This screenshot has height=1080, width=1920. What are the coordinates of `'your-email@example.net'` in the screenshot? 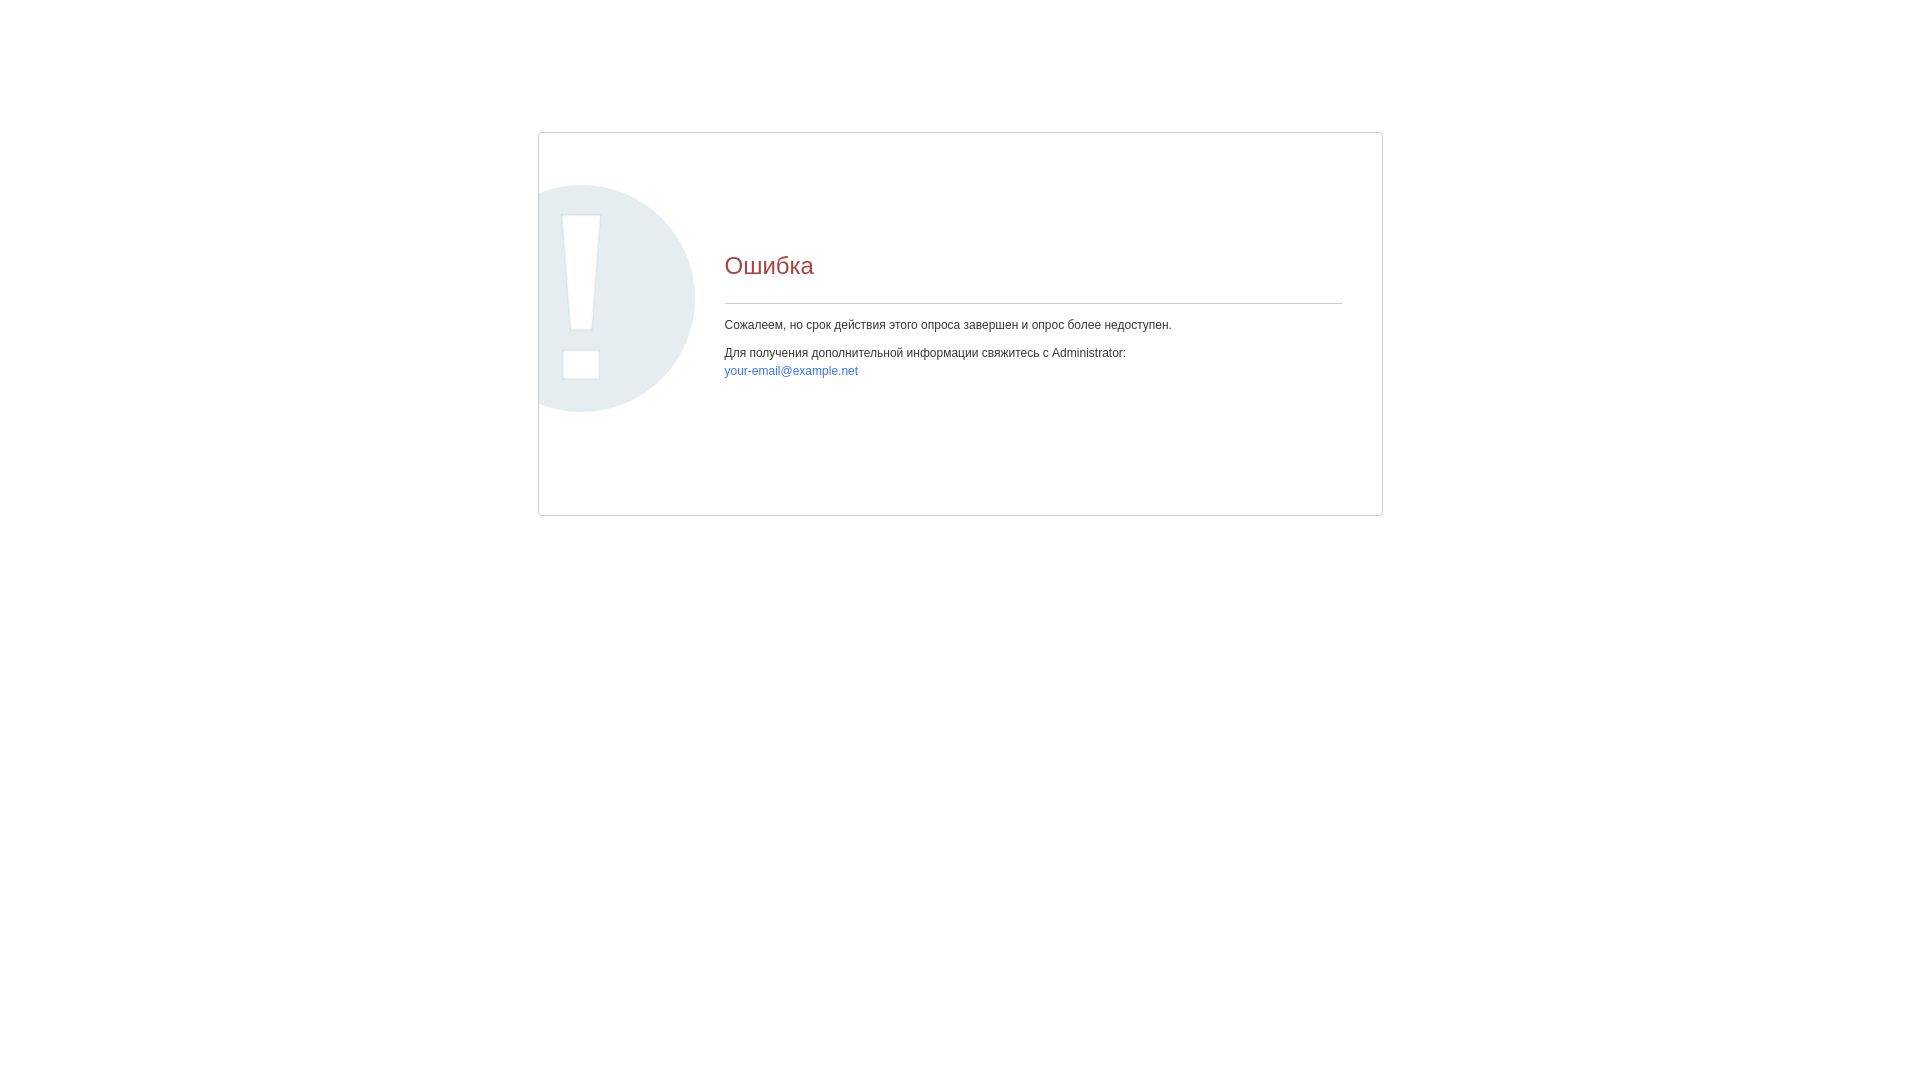 It's located at (790, 370).